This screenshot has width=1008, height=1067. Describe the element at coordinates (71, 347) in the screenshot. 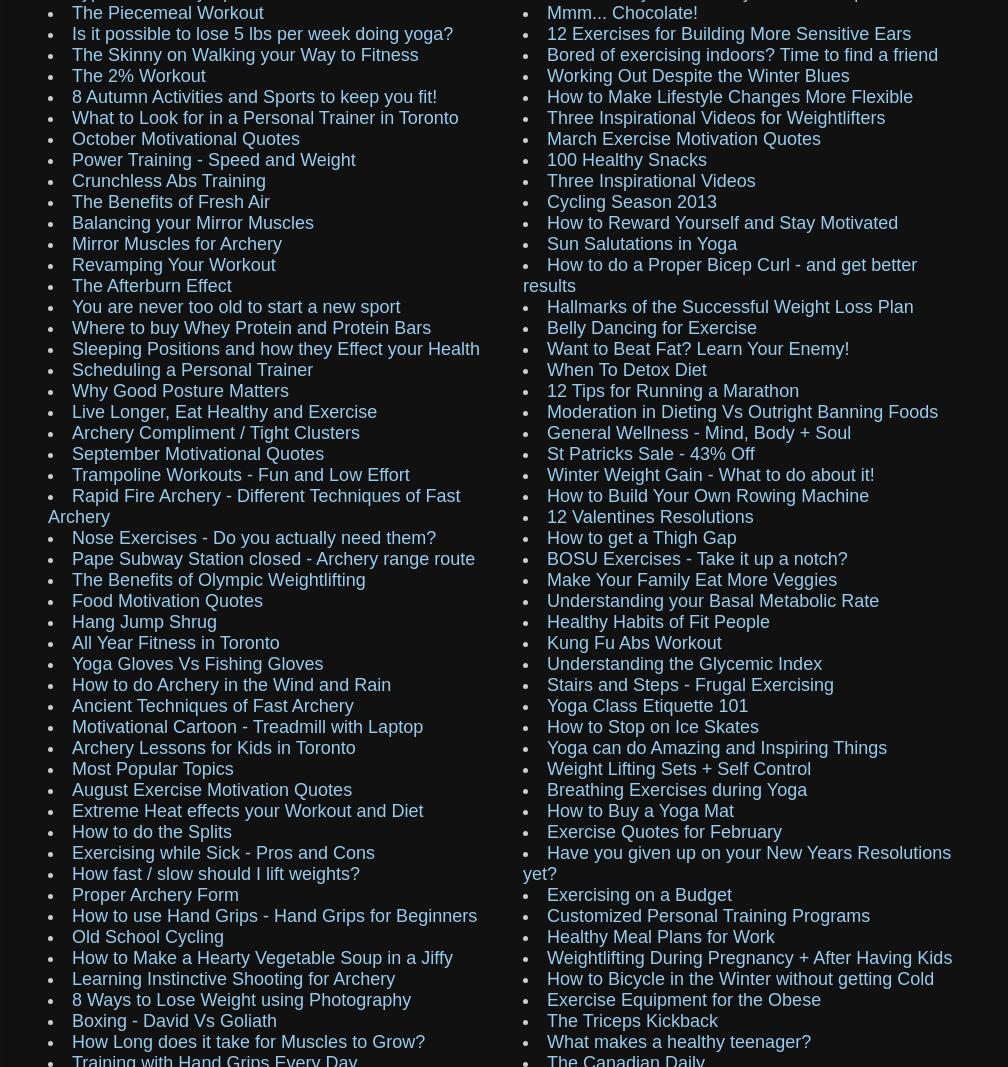

I see `'Sleeping Positions and how they Effect your Health'` at that location.